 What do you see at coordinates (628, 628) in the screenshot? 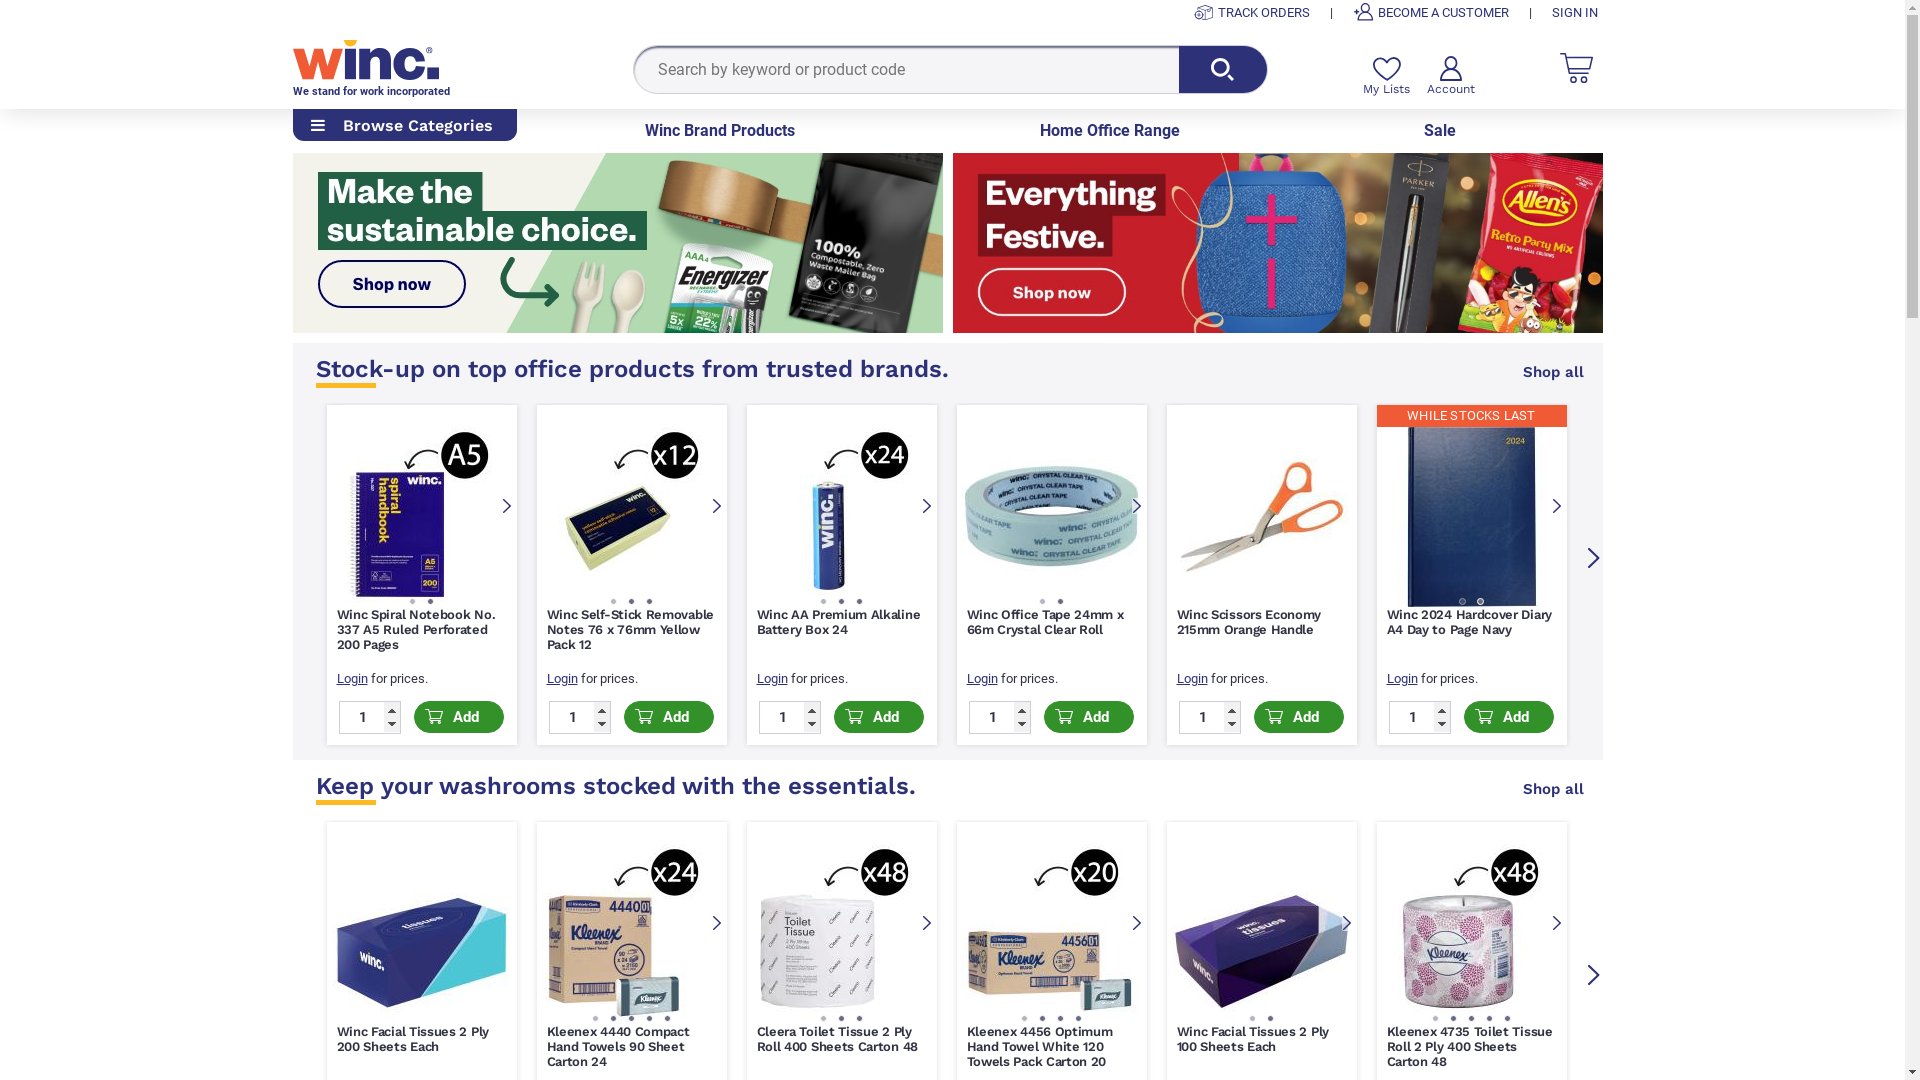
I see `'Winc Self-Stick Removable Notes 76 x 76mm Yellow Pack 12'` at bounding box center [628, 628].